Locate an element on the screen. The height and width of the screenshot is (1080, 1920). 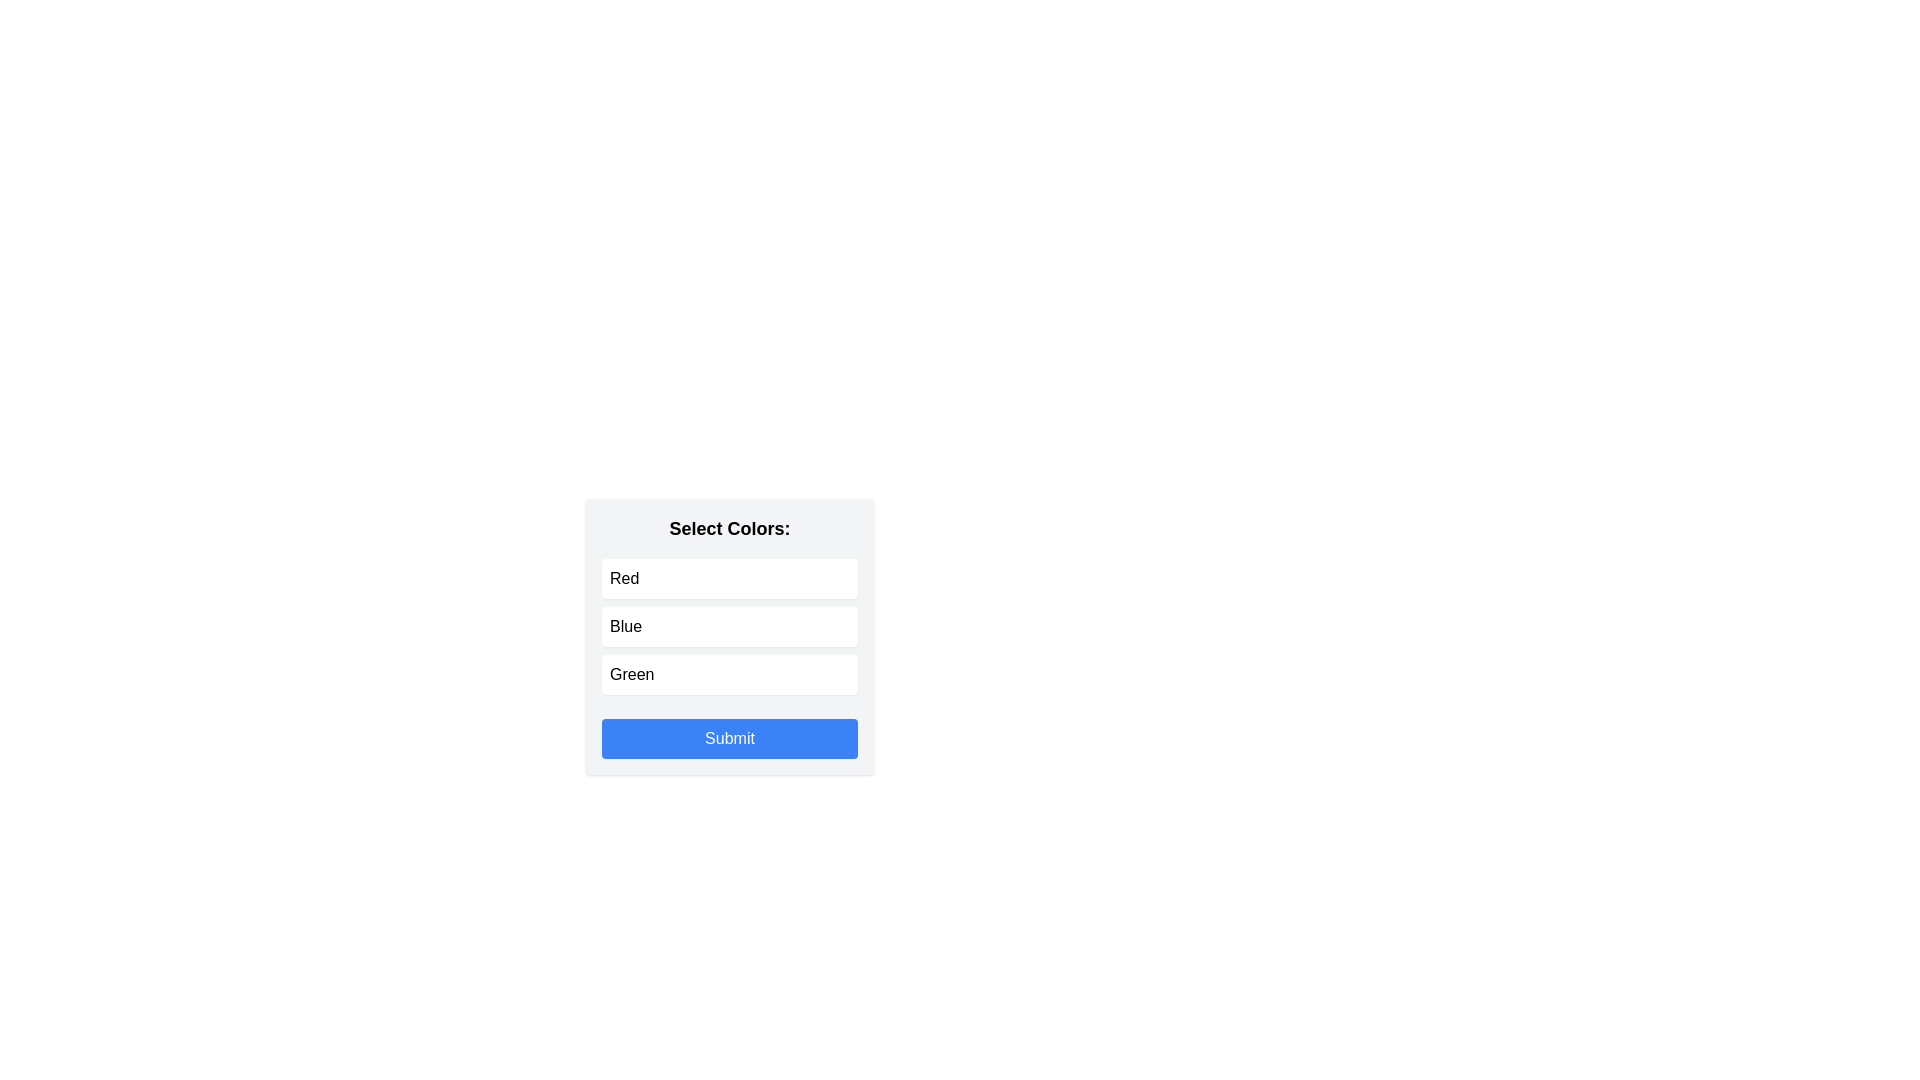
the selectable label for the color 'Blue' to edit it, as it is positioned second is located at coordinates (624, 626).